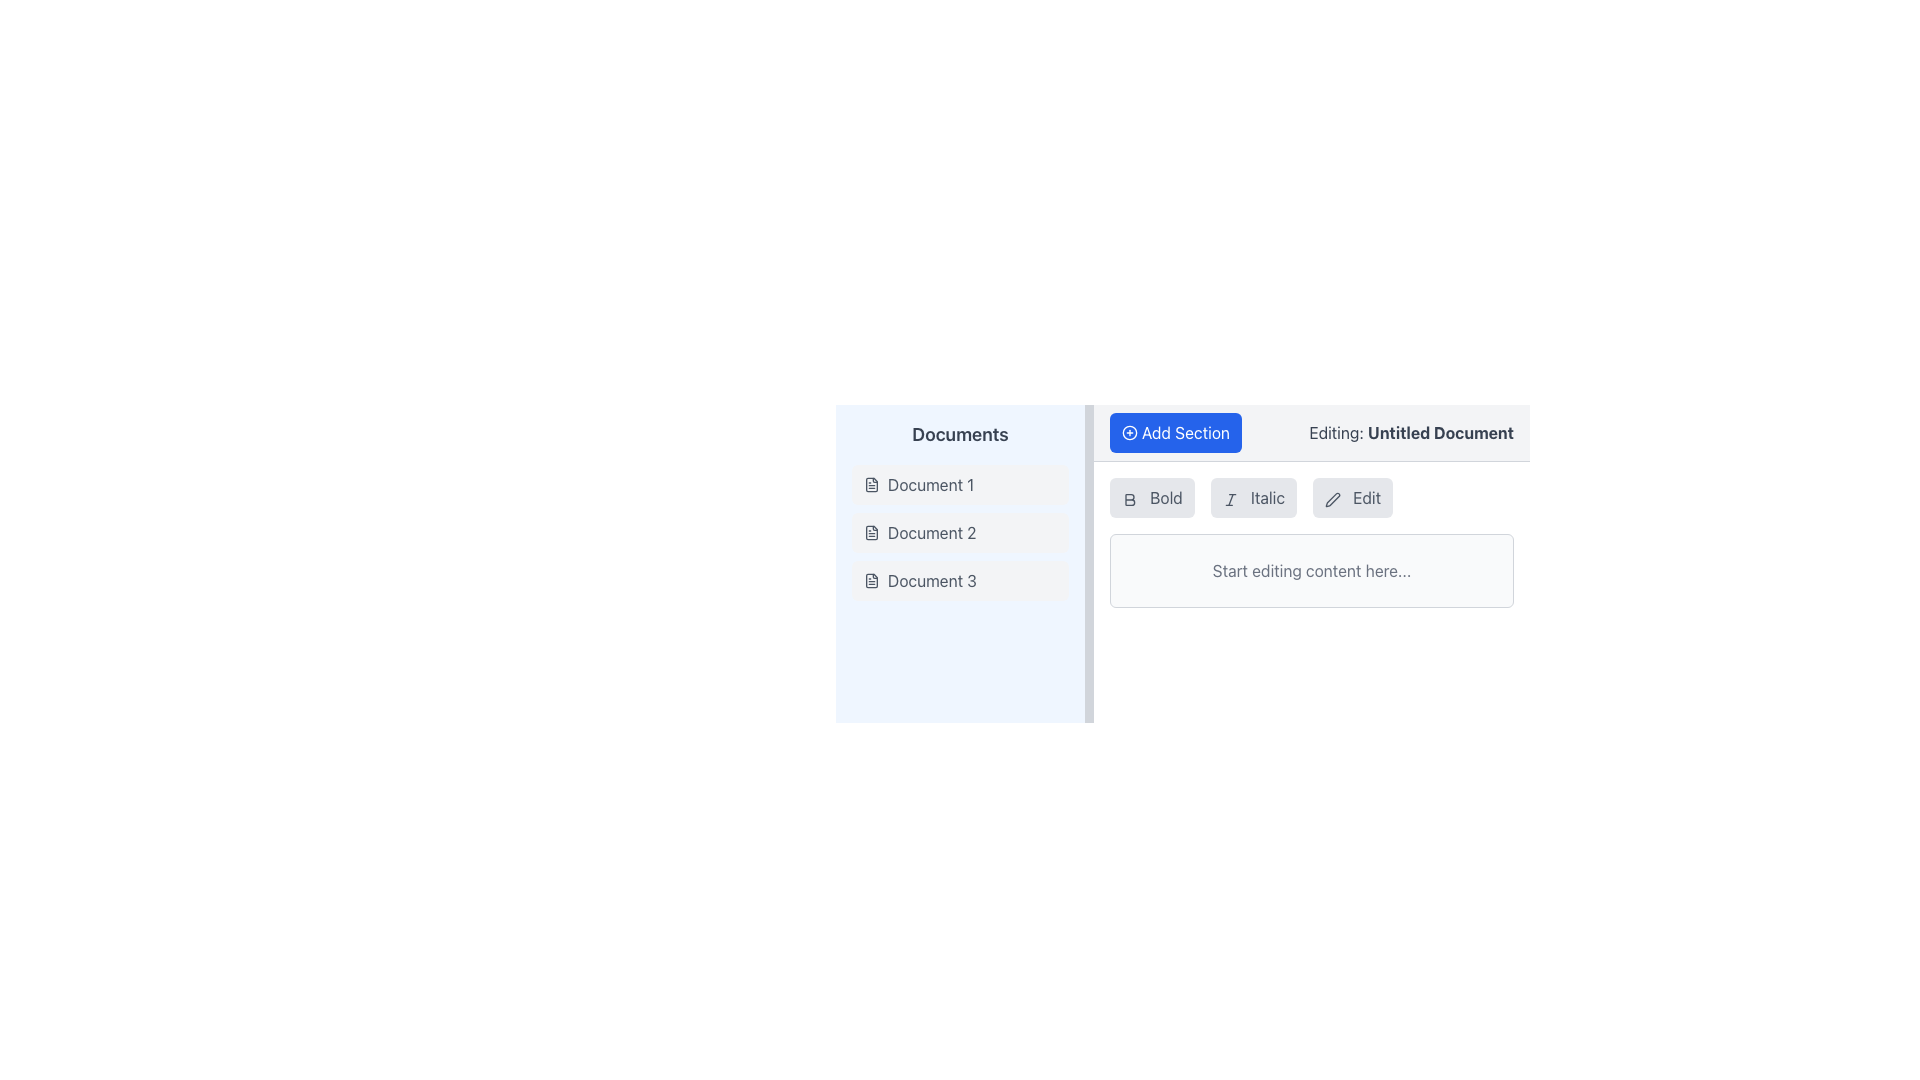 The image size is (1920, 1080). What do you see at coordinates (930, 485) in the screenshot?
I see `the text label representing the title of a document in the list under 'Documents'` at bounding box center [930, 485].